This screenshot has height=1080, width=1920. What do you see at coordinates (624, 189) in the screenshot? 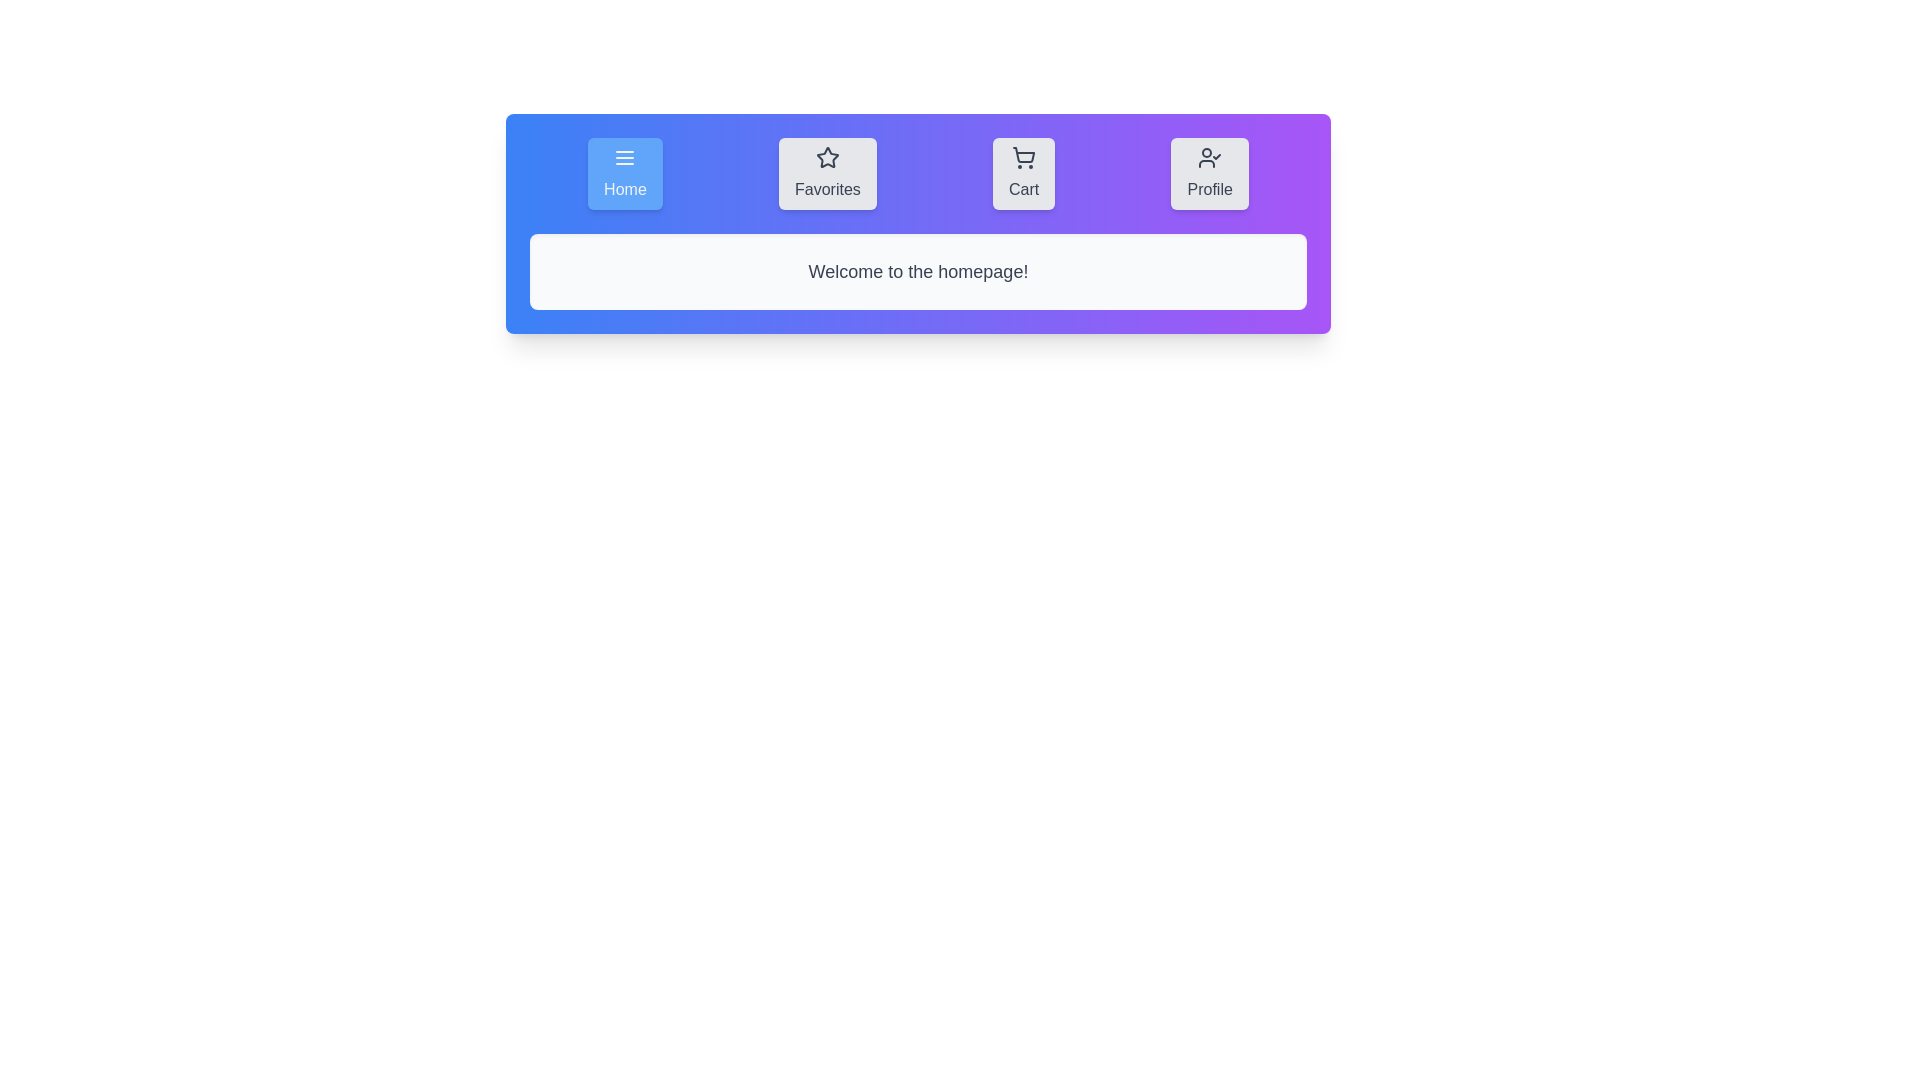
I see `text label displaying 'Home' located below the menu icon in the first button on the navigation bar` at bounding box center [624, 189].